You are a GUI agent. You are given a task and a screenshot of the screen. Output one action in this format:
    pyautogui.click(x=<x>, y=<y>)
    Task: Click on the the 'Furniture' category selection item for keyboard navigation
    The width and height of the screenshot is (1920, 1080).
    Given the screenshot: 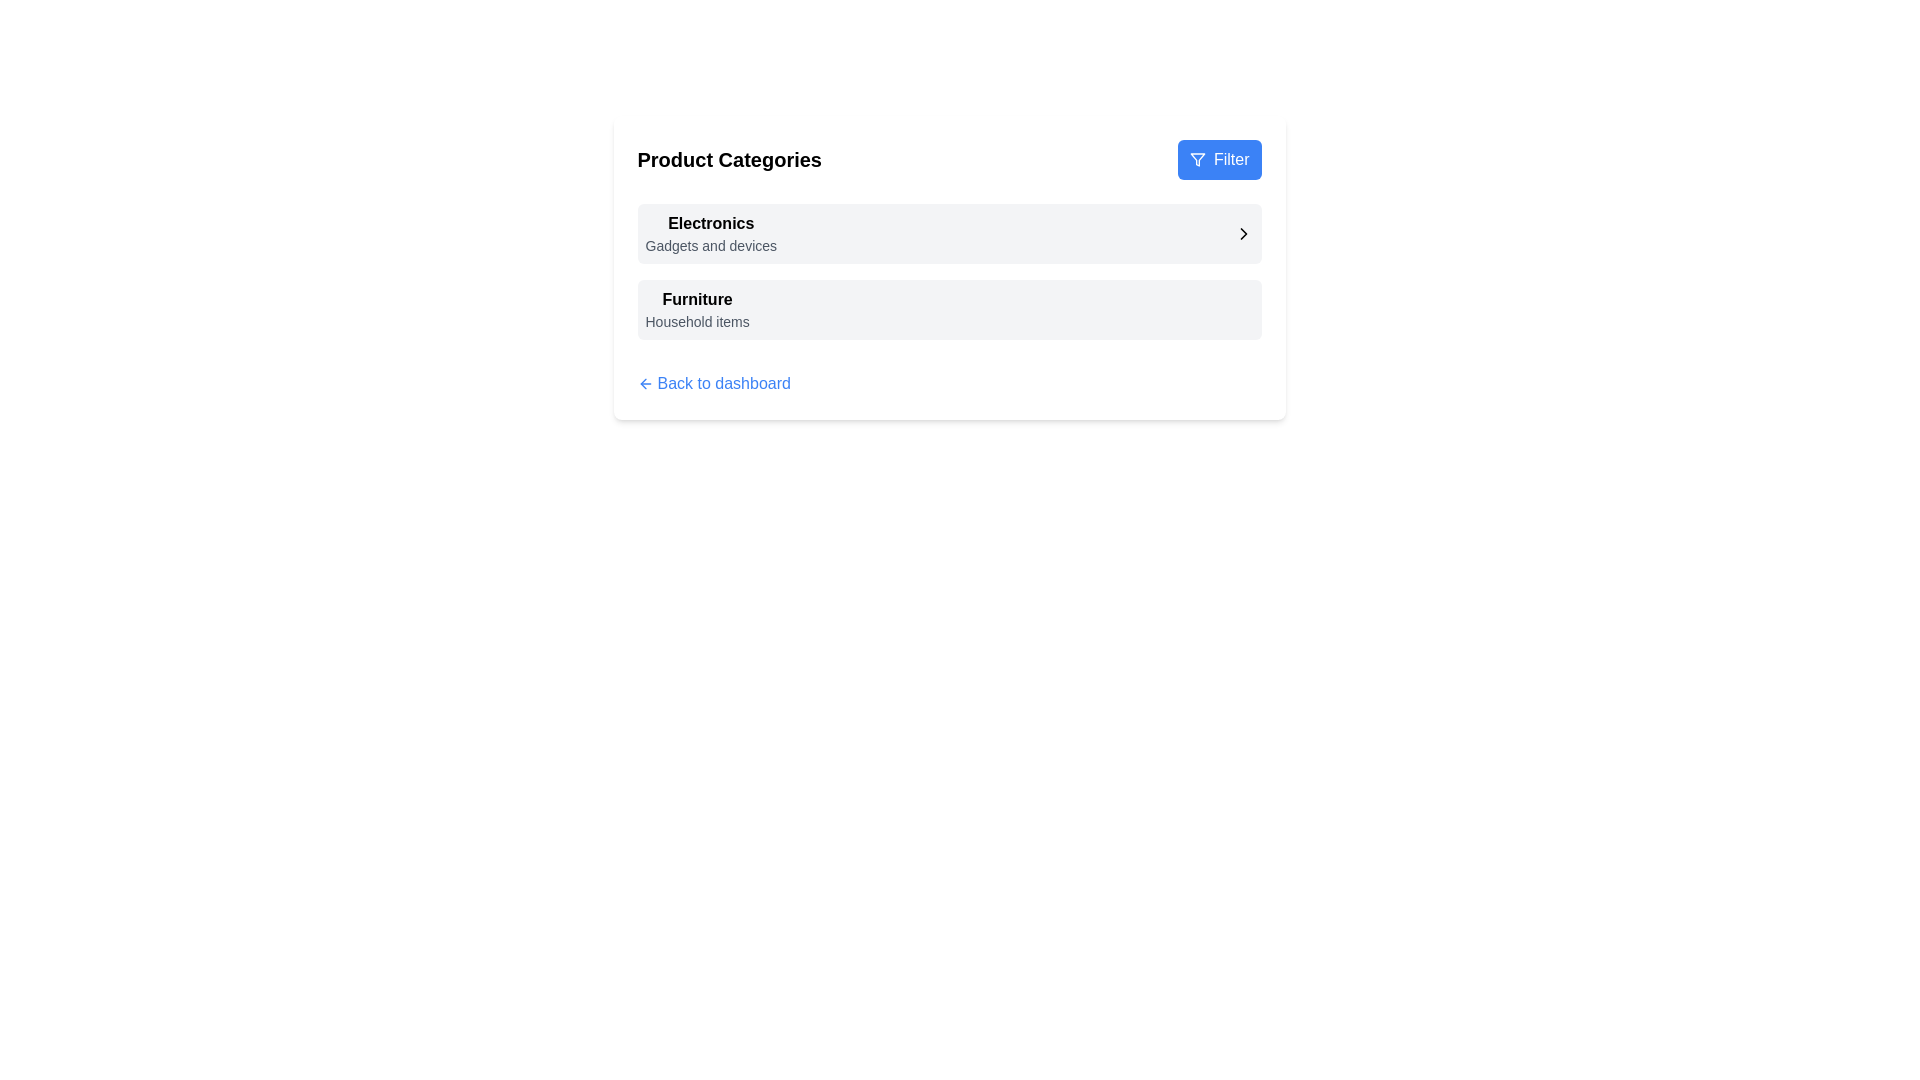 What is the action you would take?
    pyautogui.click(x=948, y=309)
    